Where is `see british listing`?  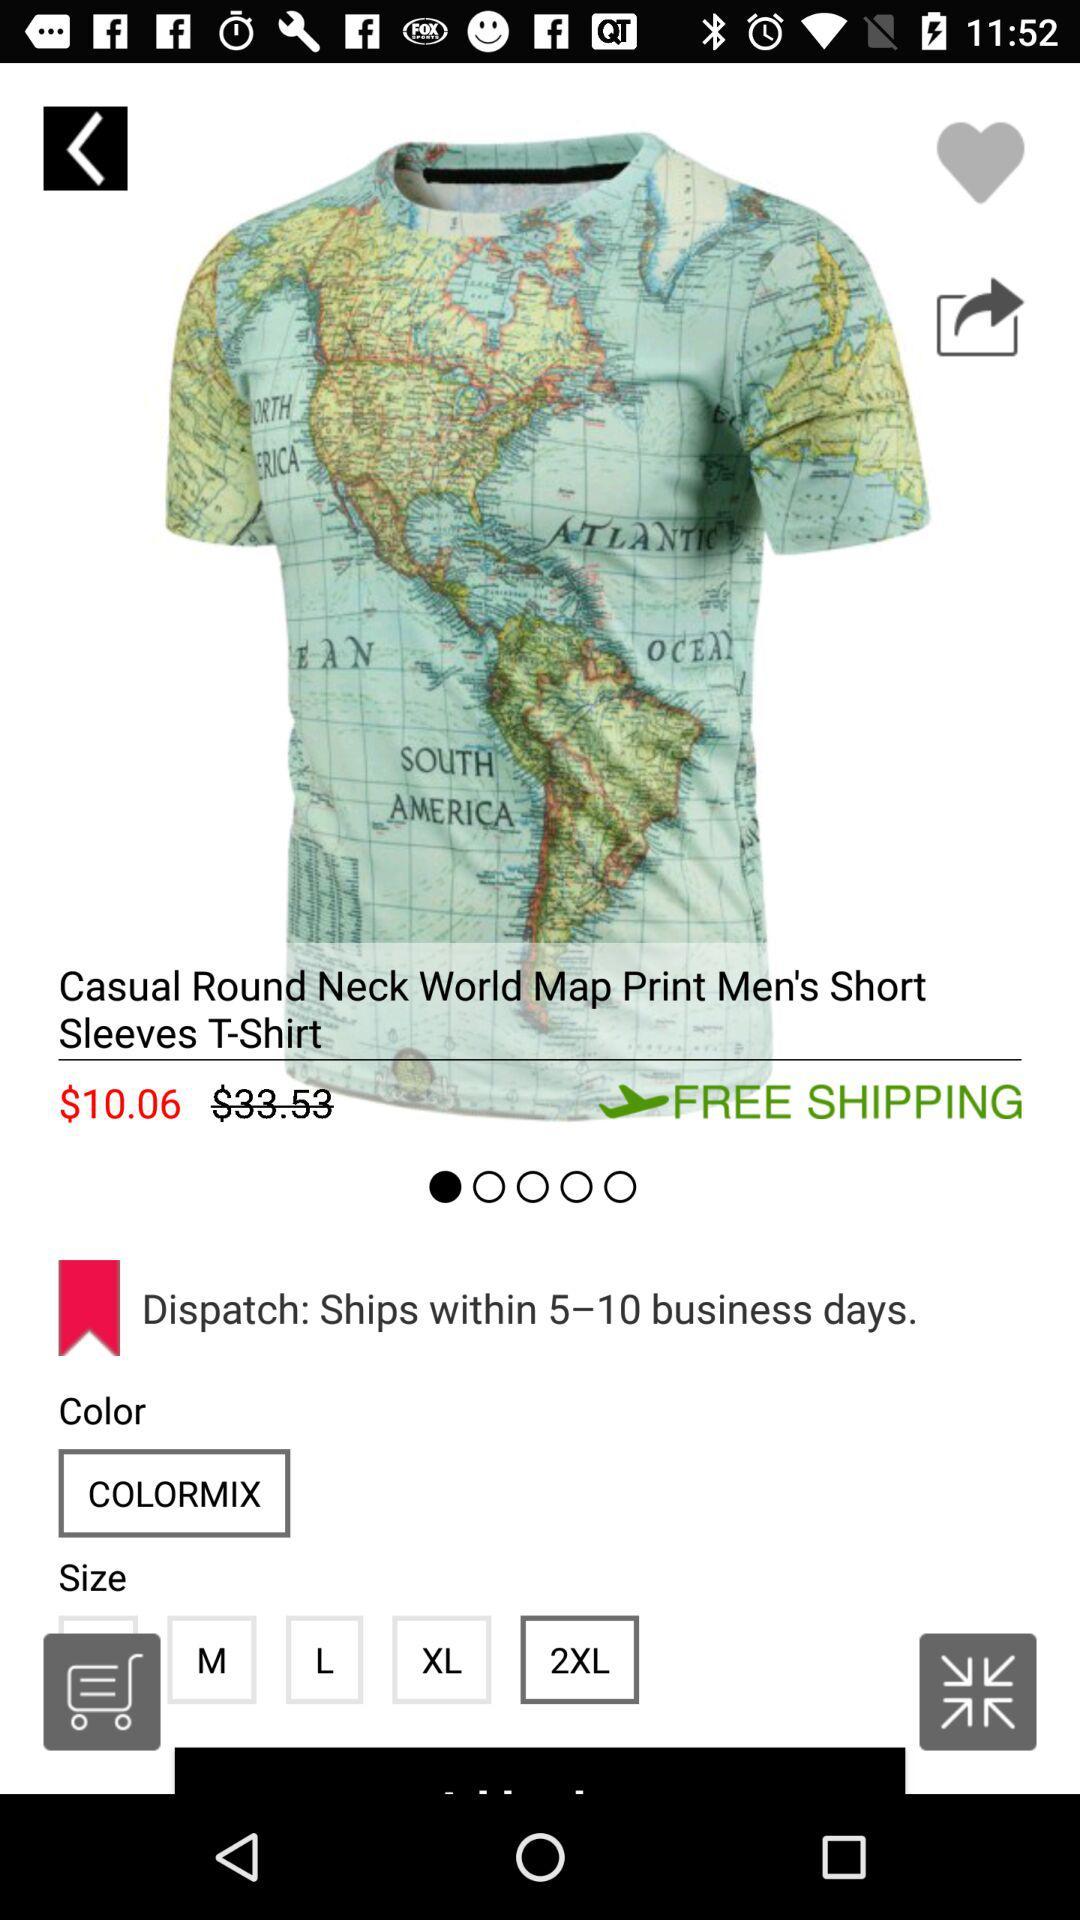 see british listing is located at coordinates (977, 1691).